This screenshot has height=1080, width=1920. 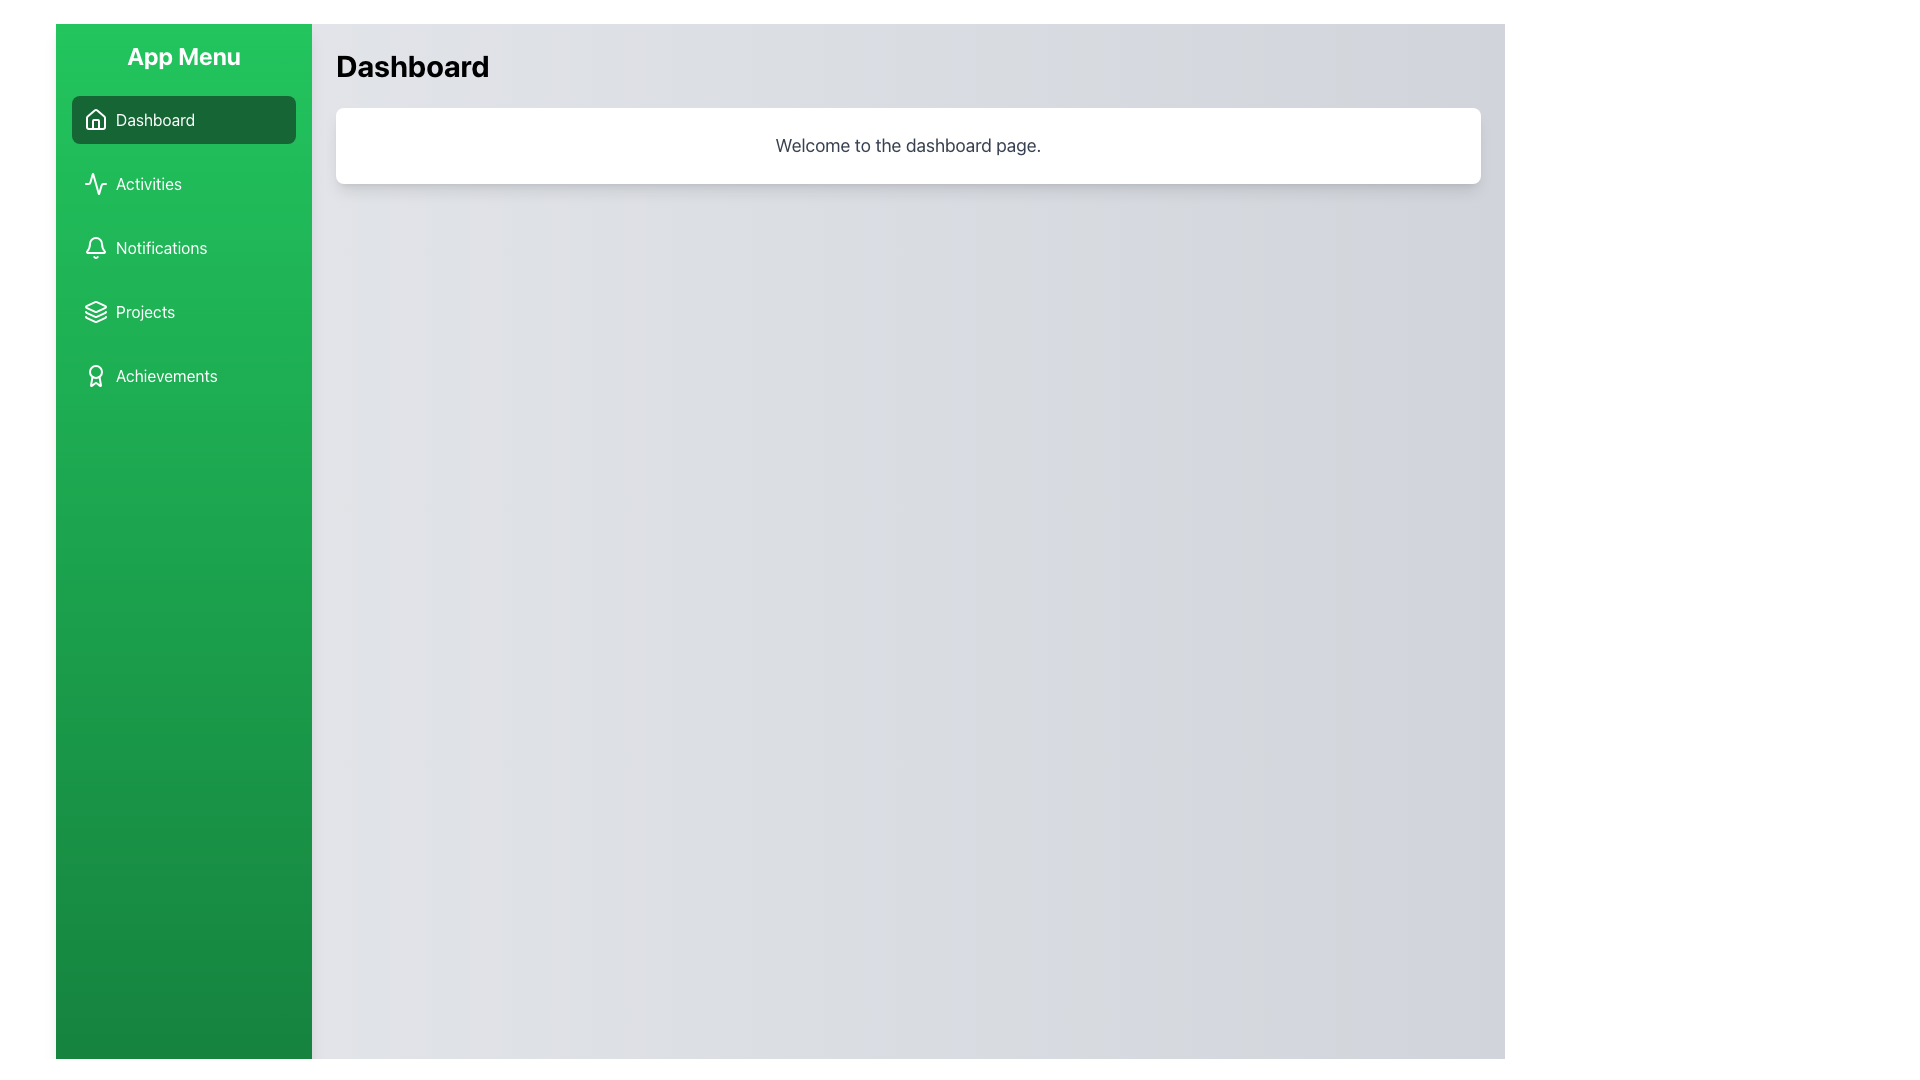 I want to click on the award emblem icon in the green sidebar, so click(x=95, y=375).